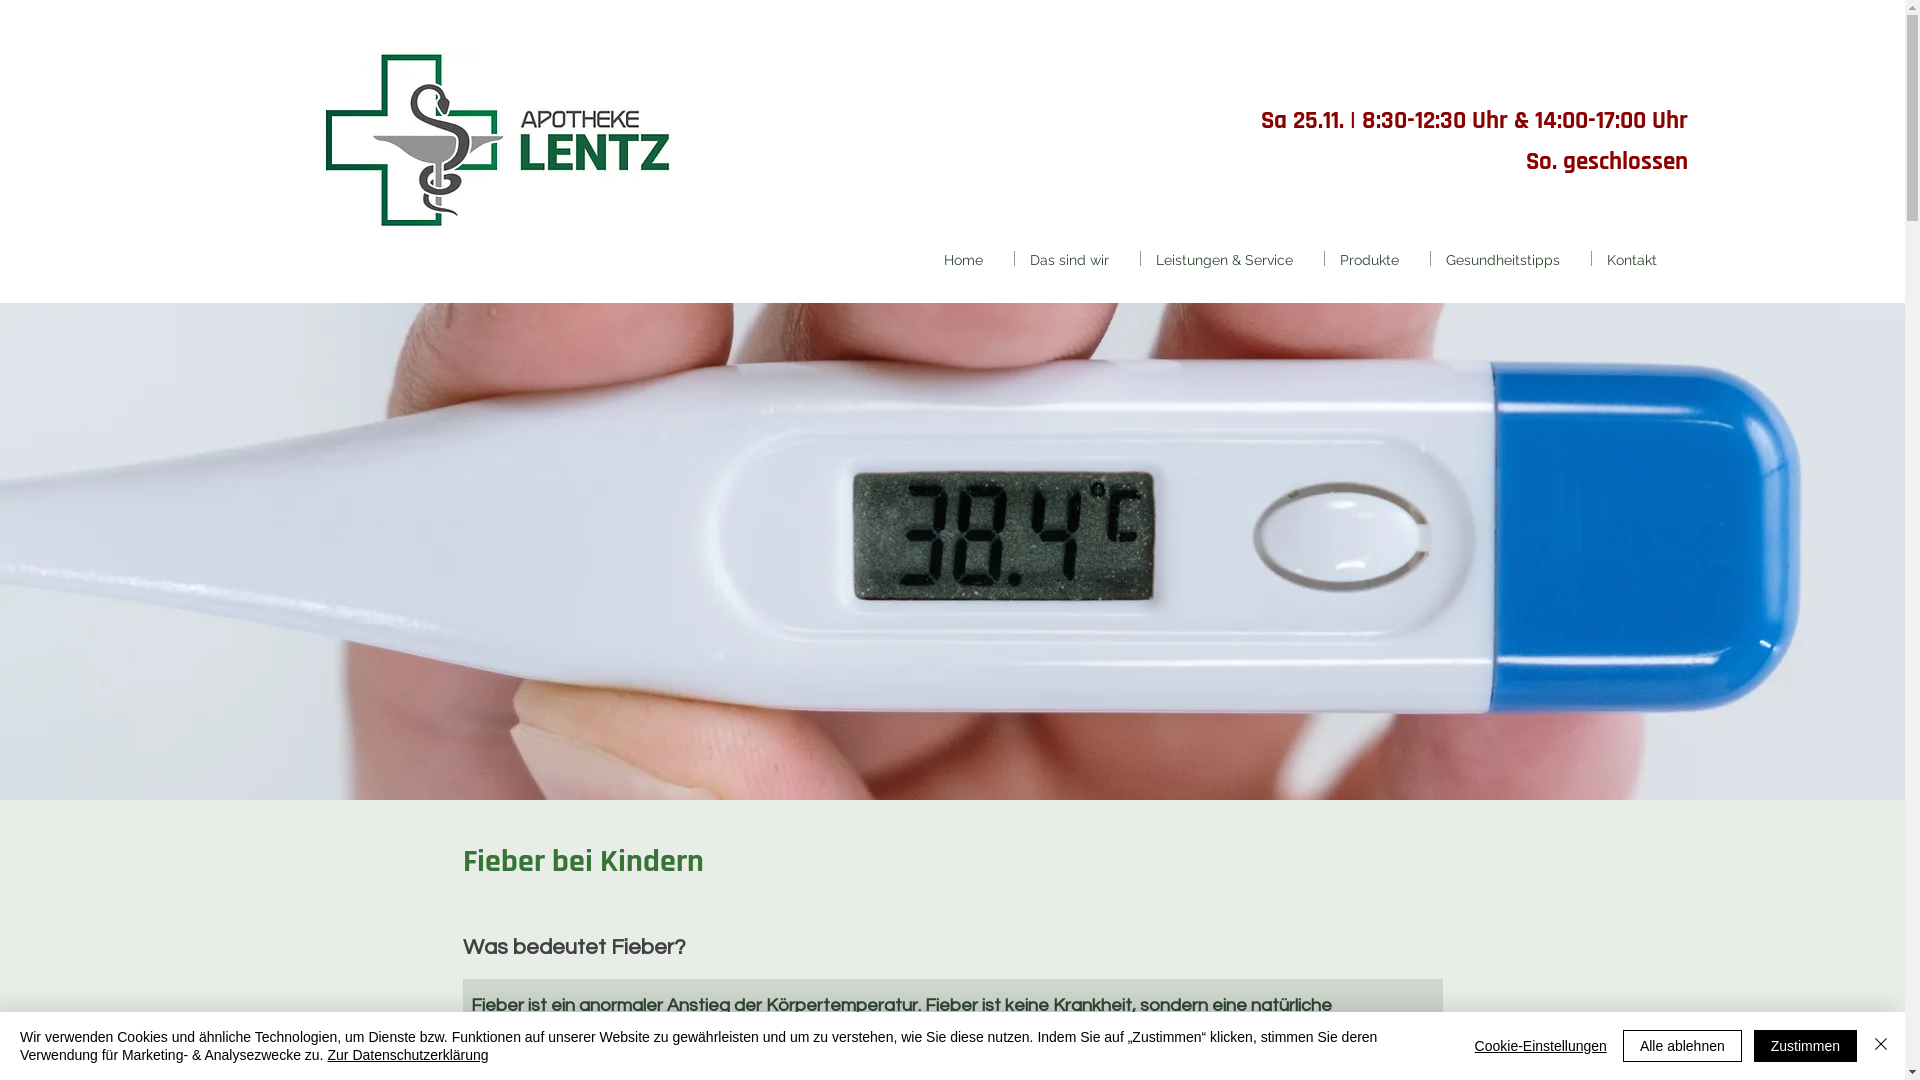 The width and height of the screenshot is (1920, 1080). I want to click on 'Gesundheitstipps', so click(1511, 257).